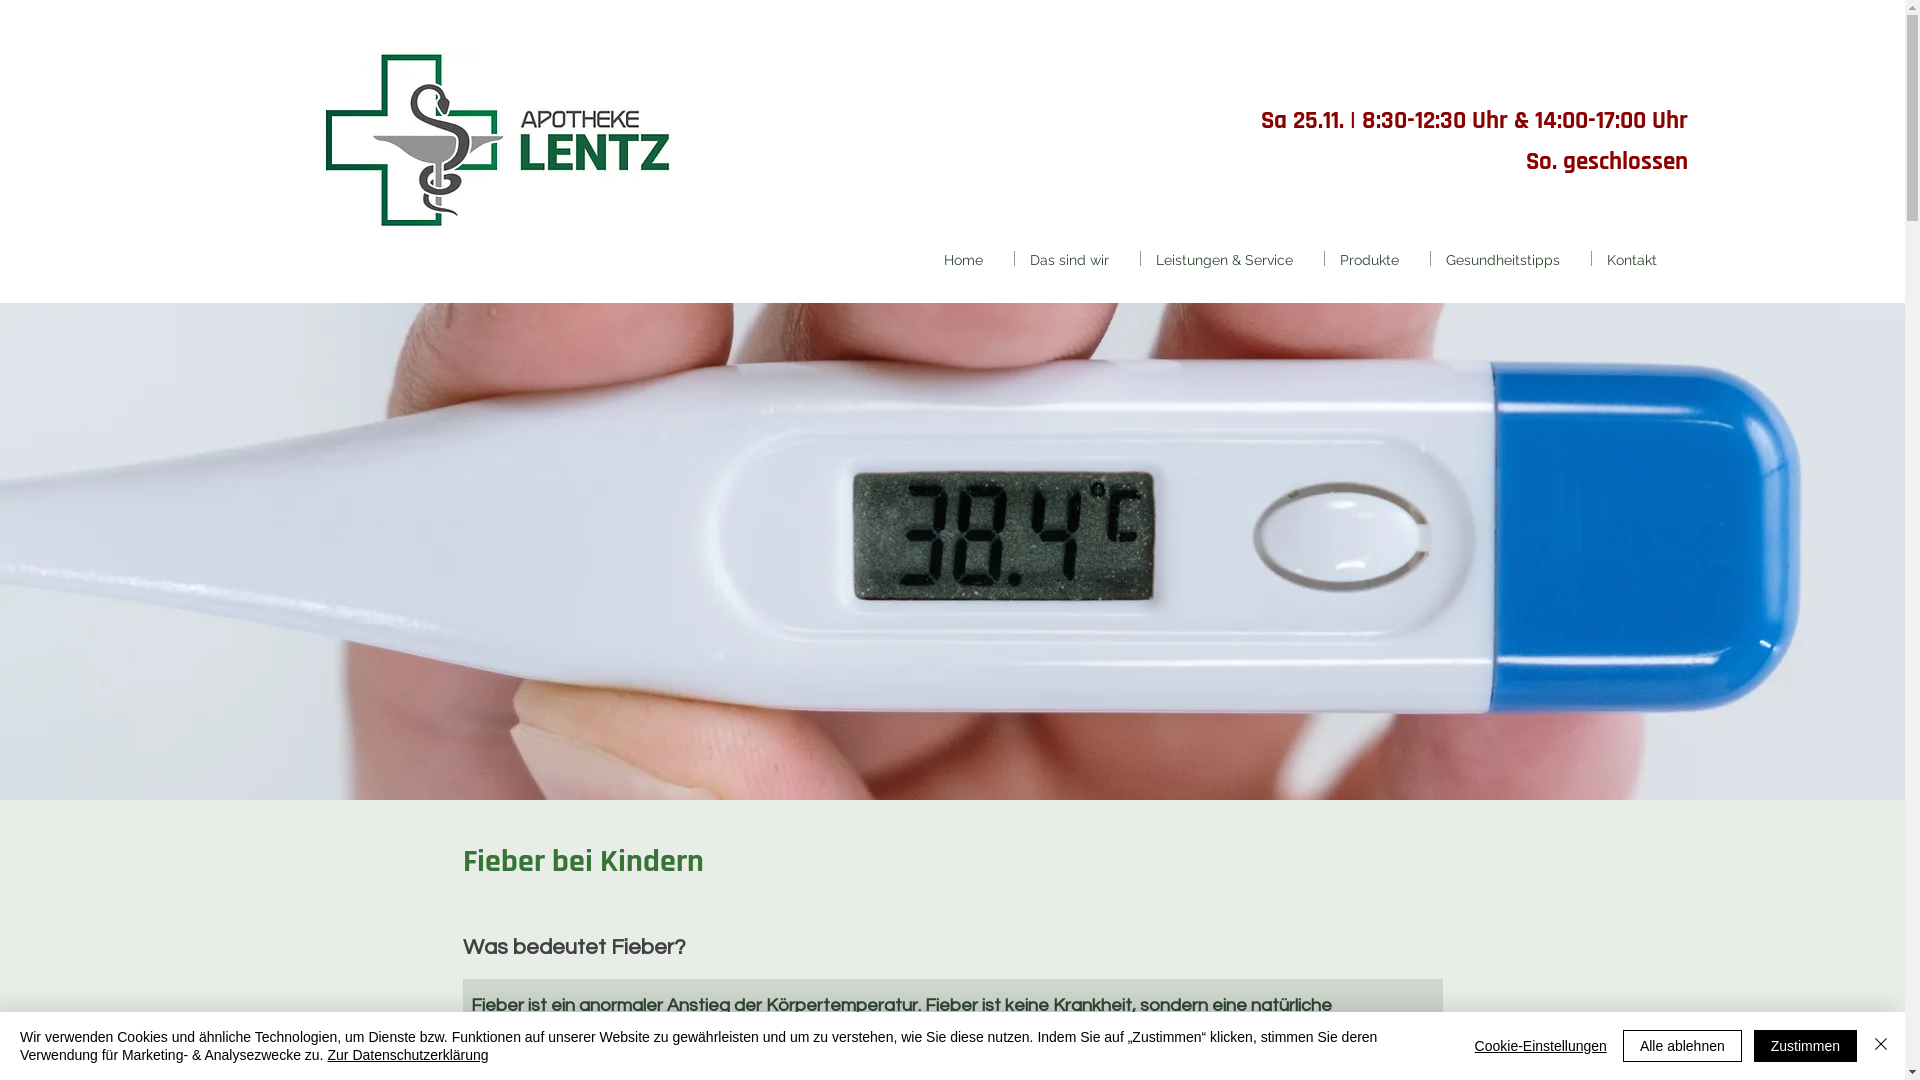 The width and height of the screenshot is (1920, 1080). I want to click on 'Gesundheitstipps', so click(1511, 257).